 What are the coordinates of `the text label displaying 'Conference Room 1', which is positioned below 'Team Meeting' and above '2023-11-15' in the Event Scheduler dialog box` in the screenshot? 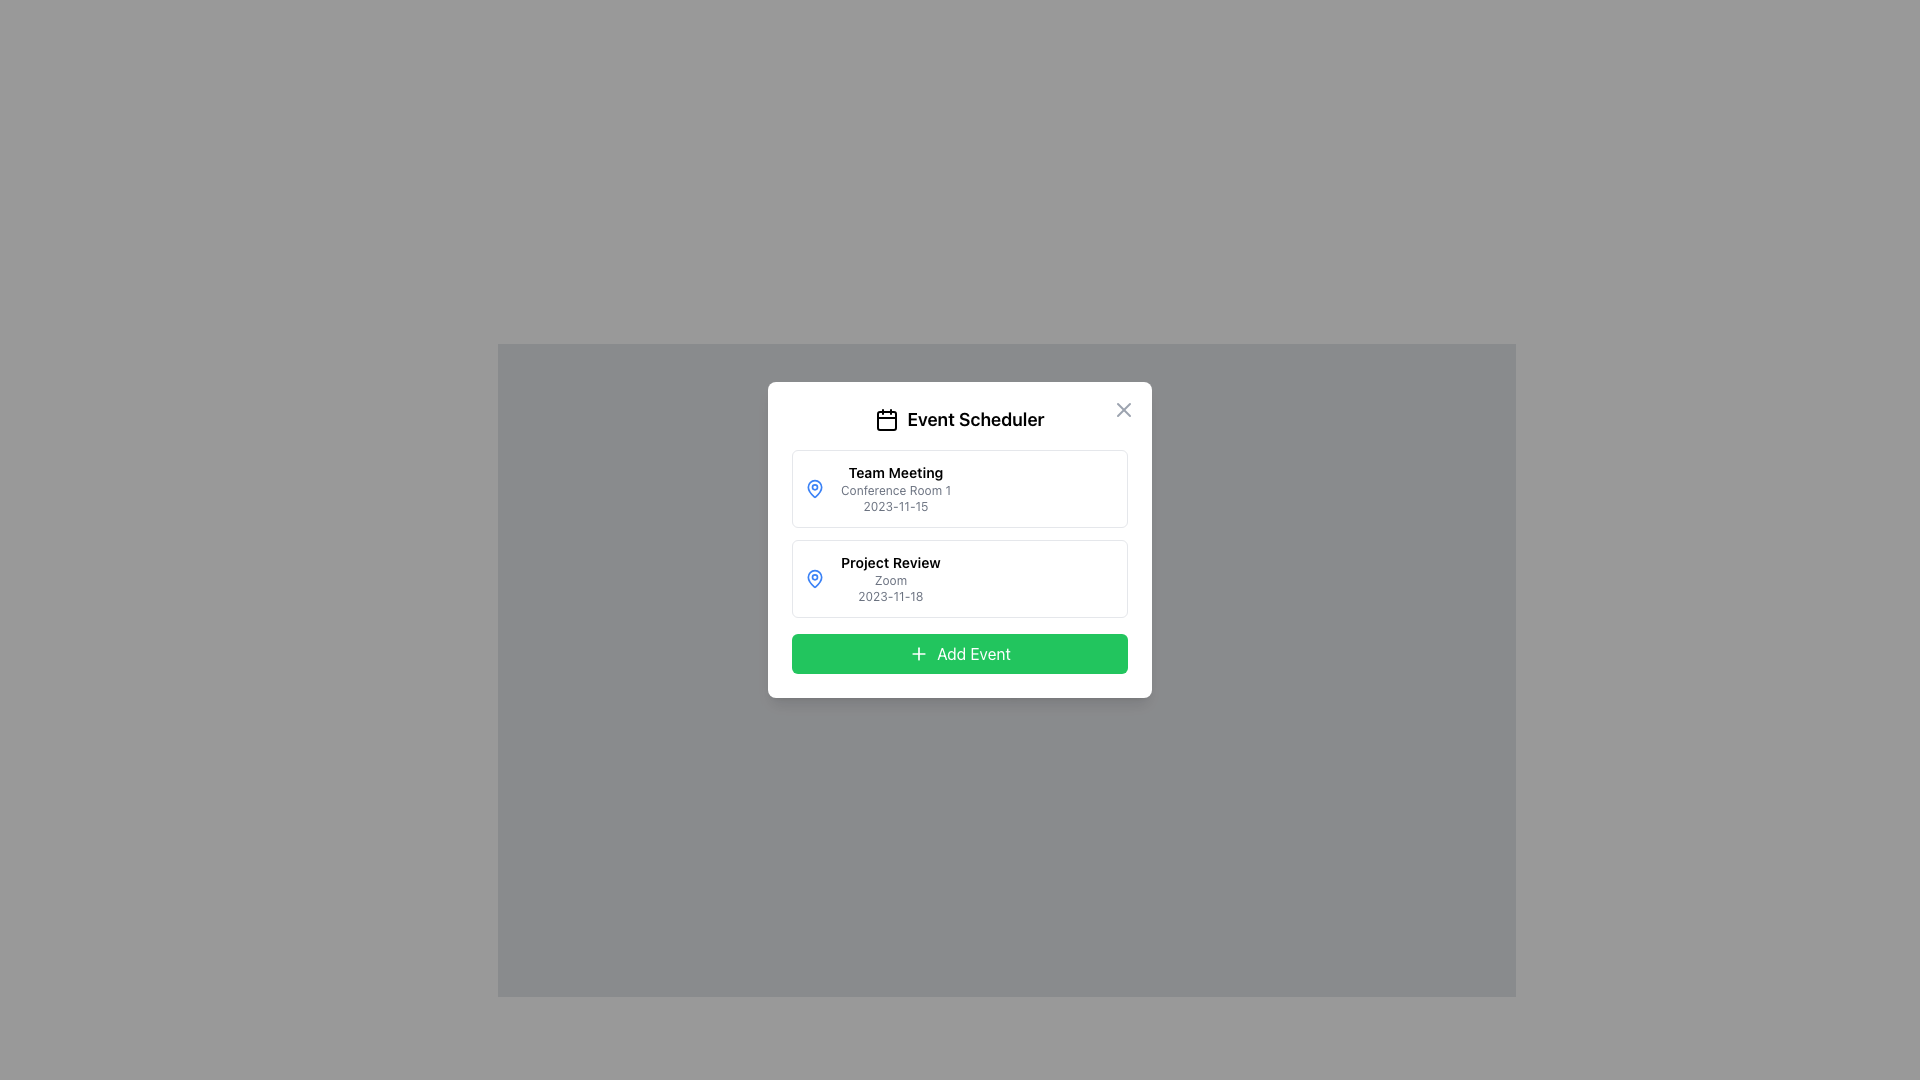 It's located at (895, 490).